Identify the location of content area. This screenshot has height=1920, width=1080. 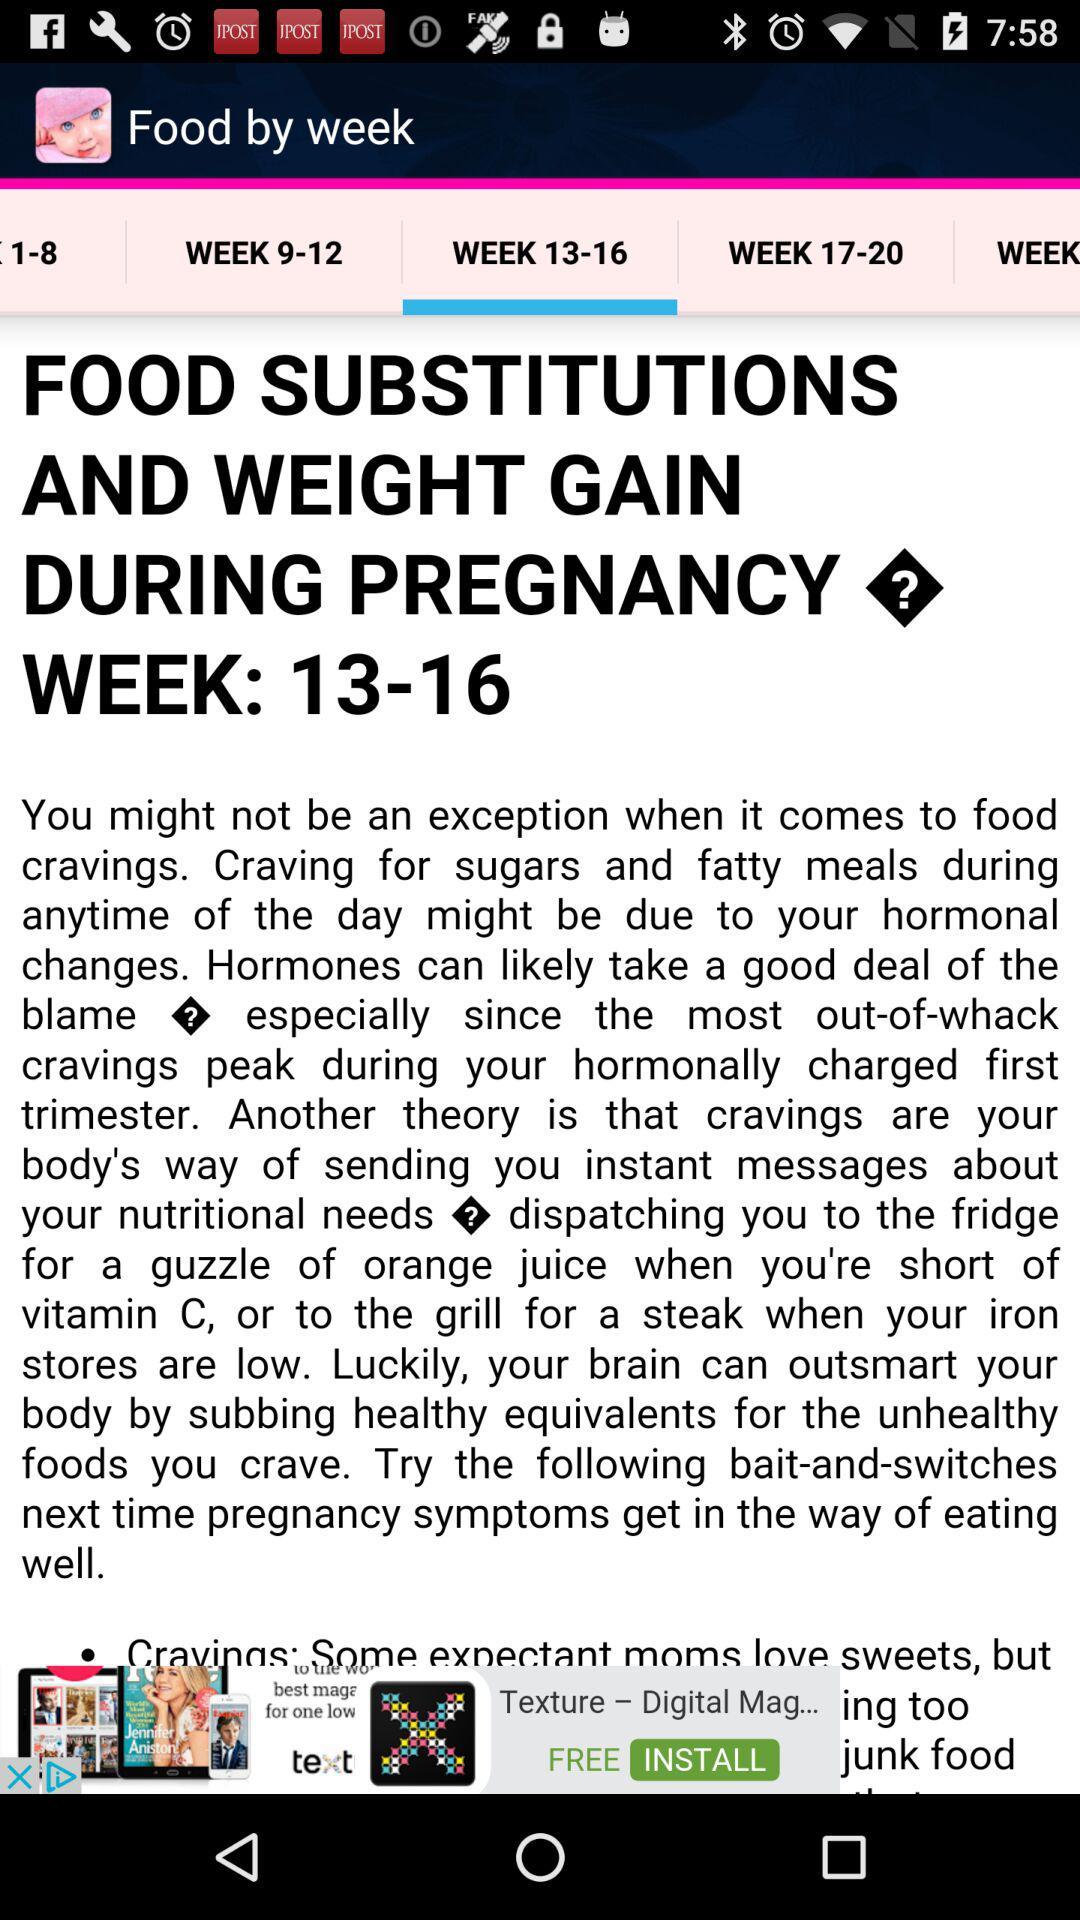
(540, 1053).